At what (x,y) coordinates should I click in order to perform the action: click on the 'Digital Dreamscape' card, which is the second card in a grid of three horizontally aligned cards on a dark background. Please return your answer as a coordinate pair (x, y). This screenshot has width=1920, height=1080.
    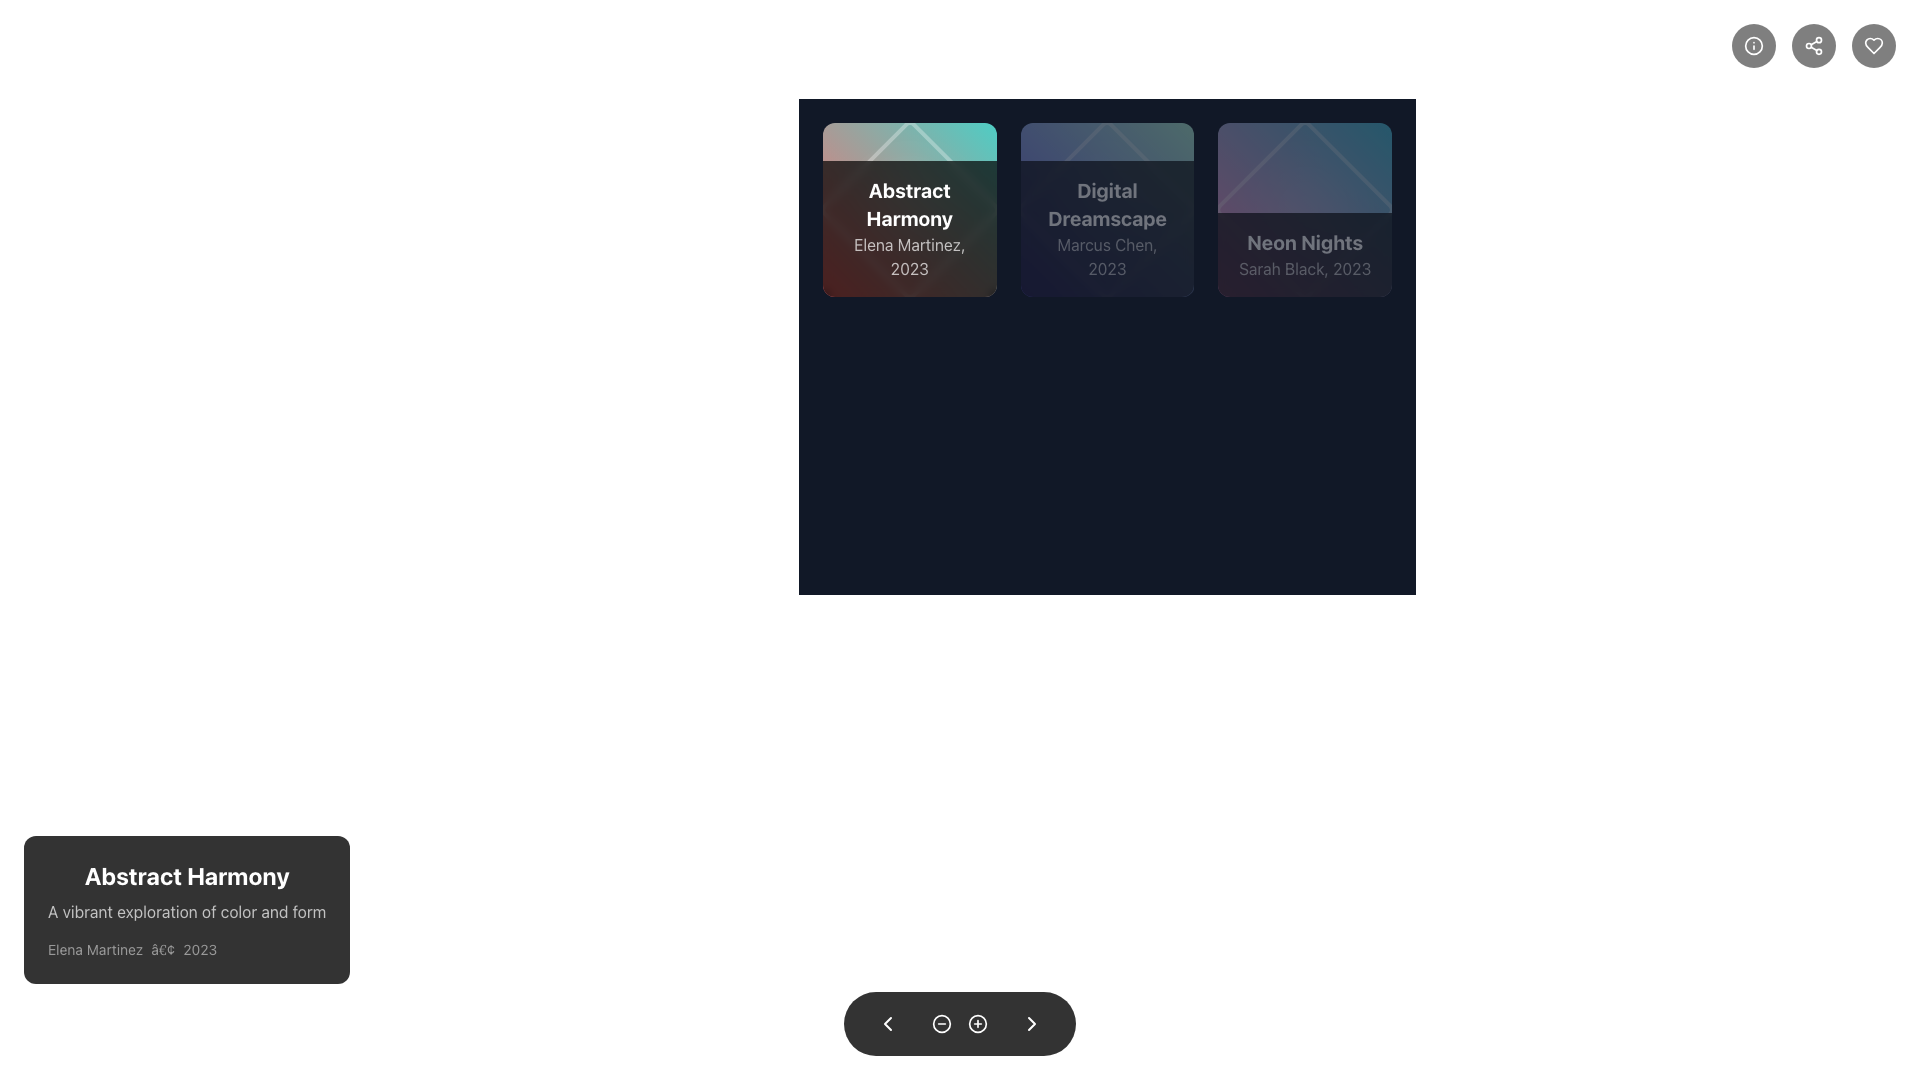
    Looking at the image, I should click on (1106, 209).